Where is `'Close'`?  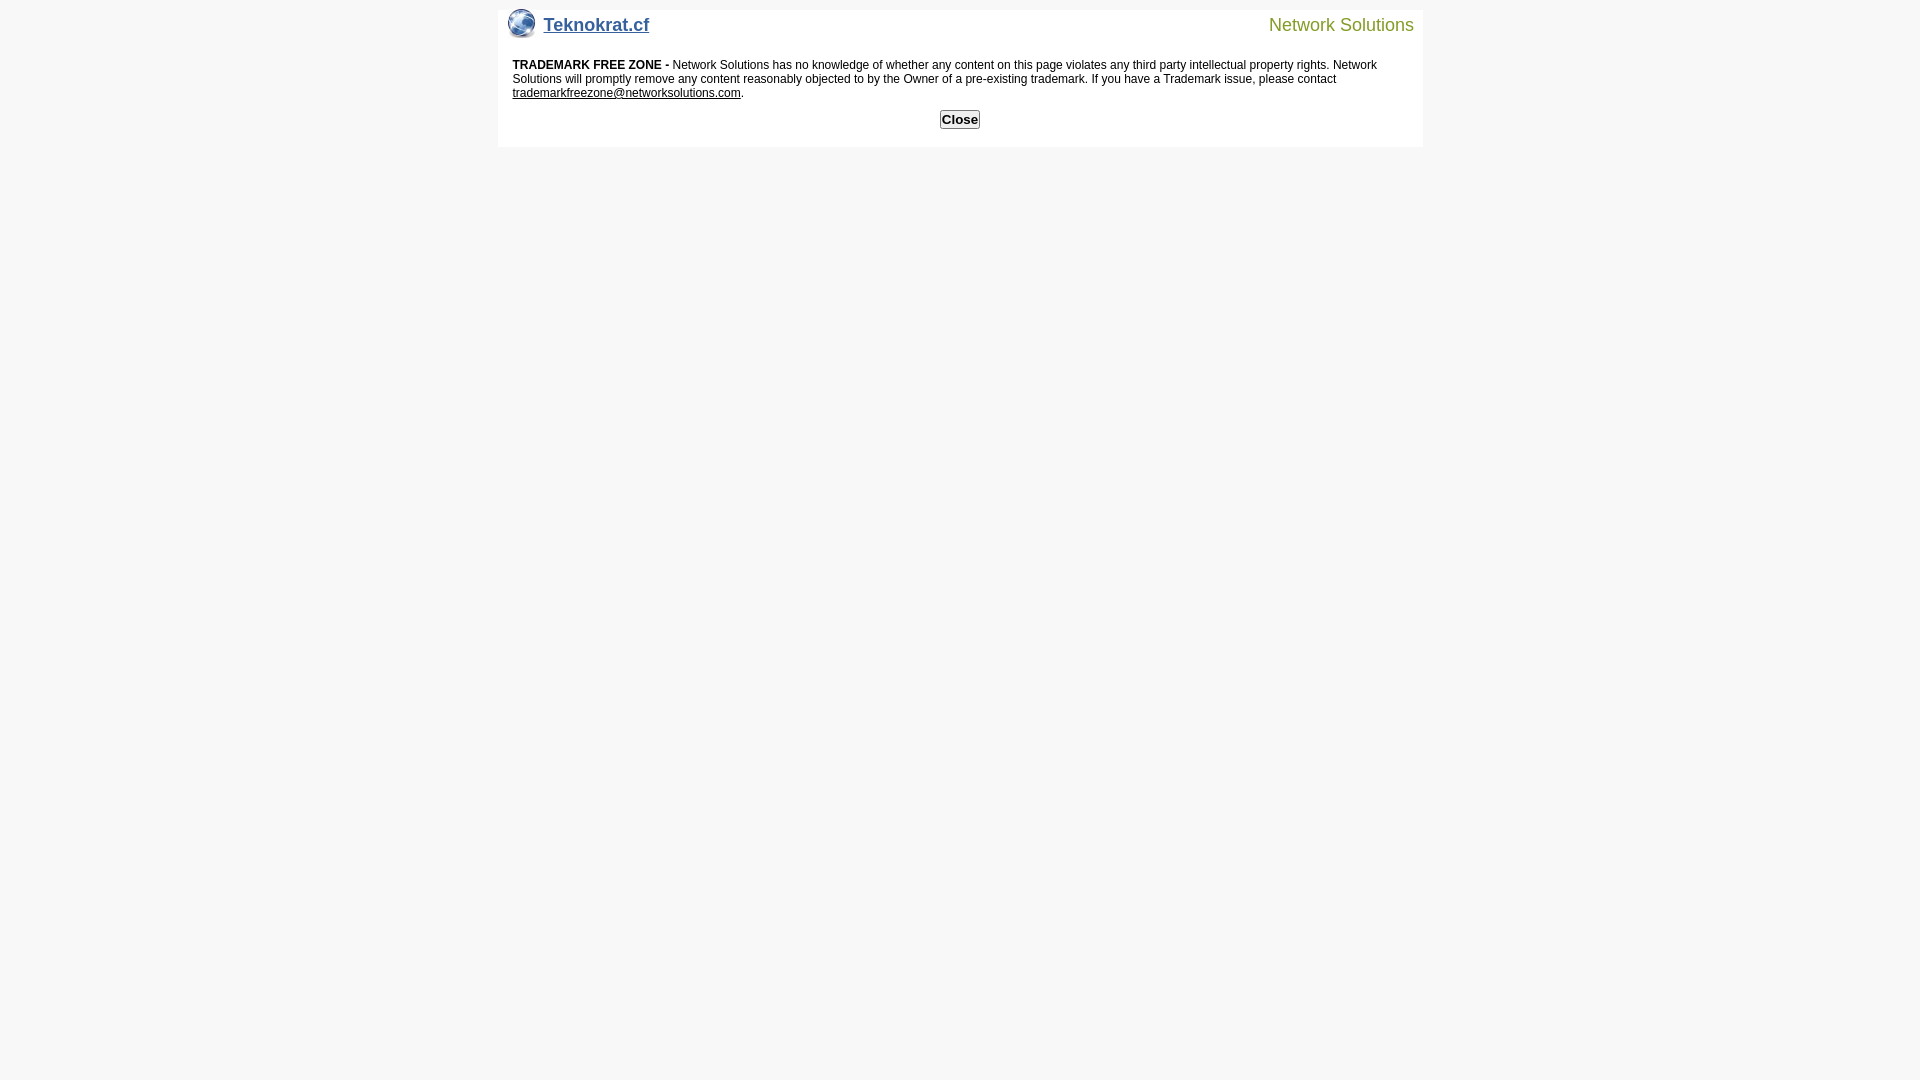
'Close' is located at coordinates (939, 119).